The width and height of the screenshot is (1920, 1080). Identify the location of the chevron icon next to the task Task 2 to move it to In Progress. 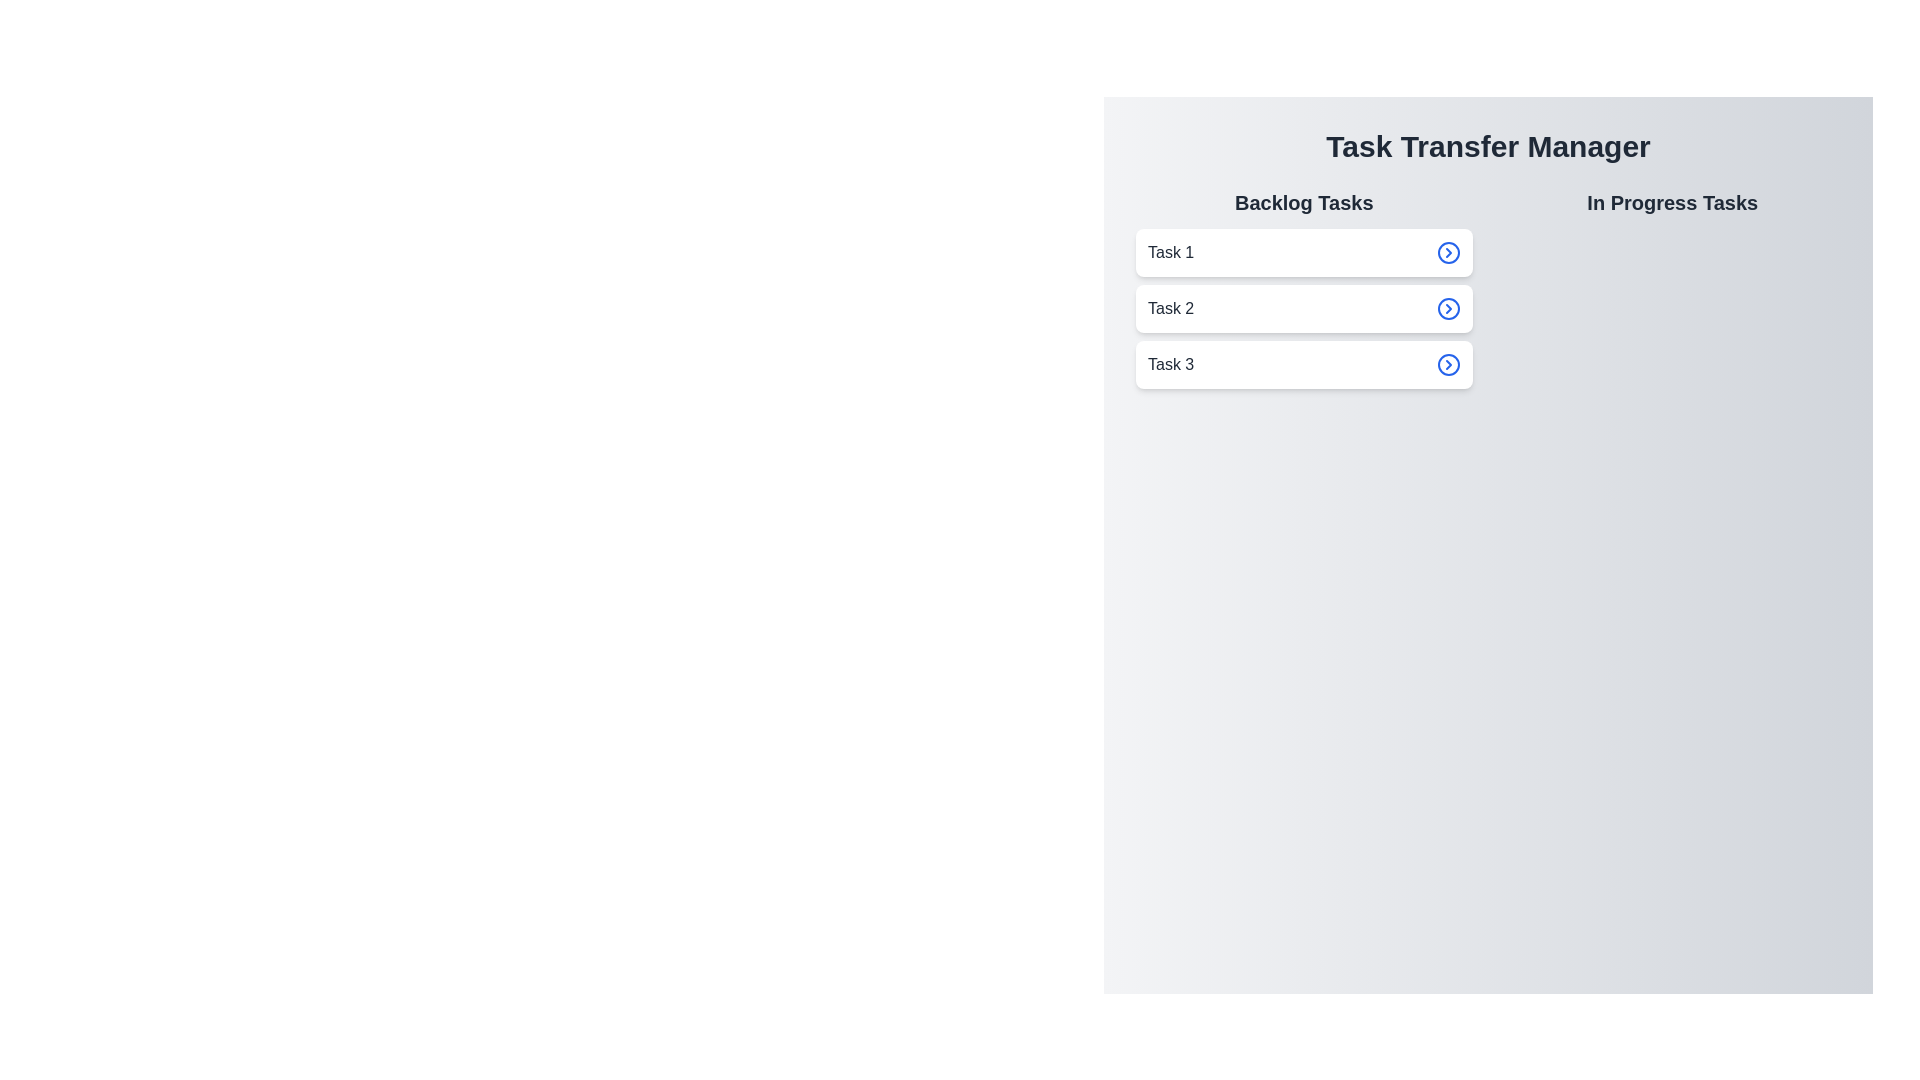
(1448, 308).